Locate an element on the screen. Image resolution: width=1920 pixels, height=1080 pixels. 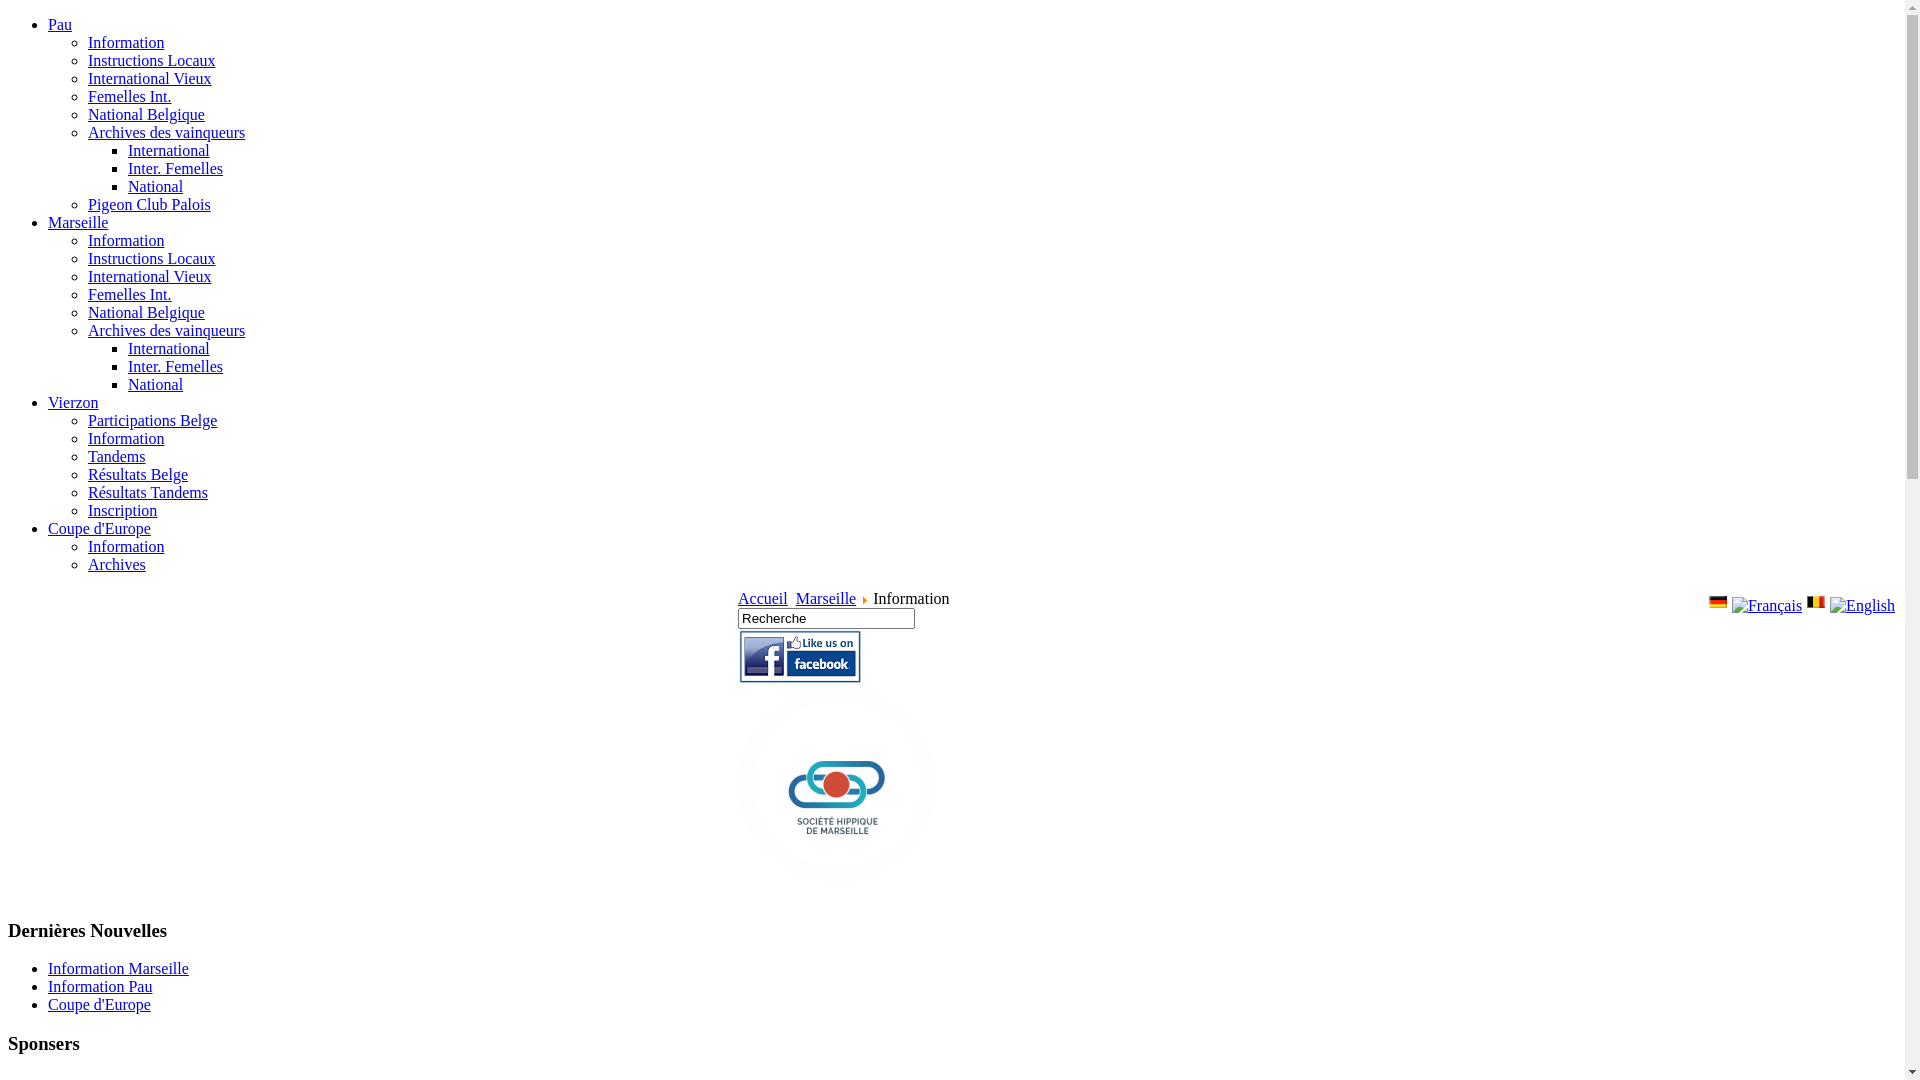
'Vierzon' is located at coordinates (73, 402).